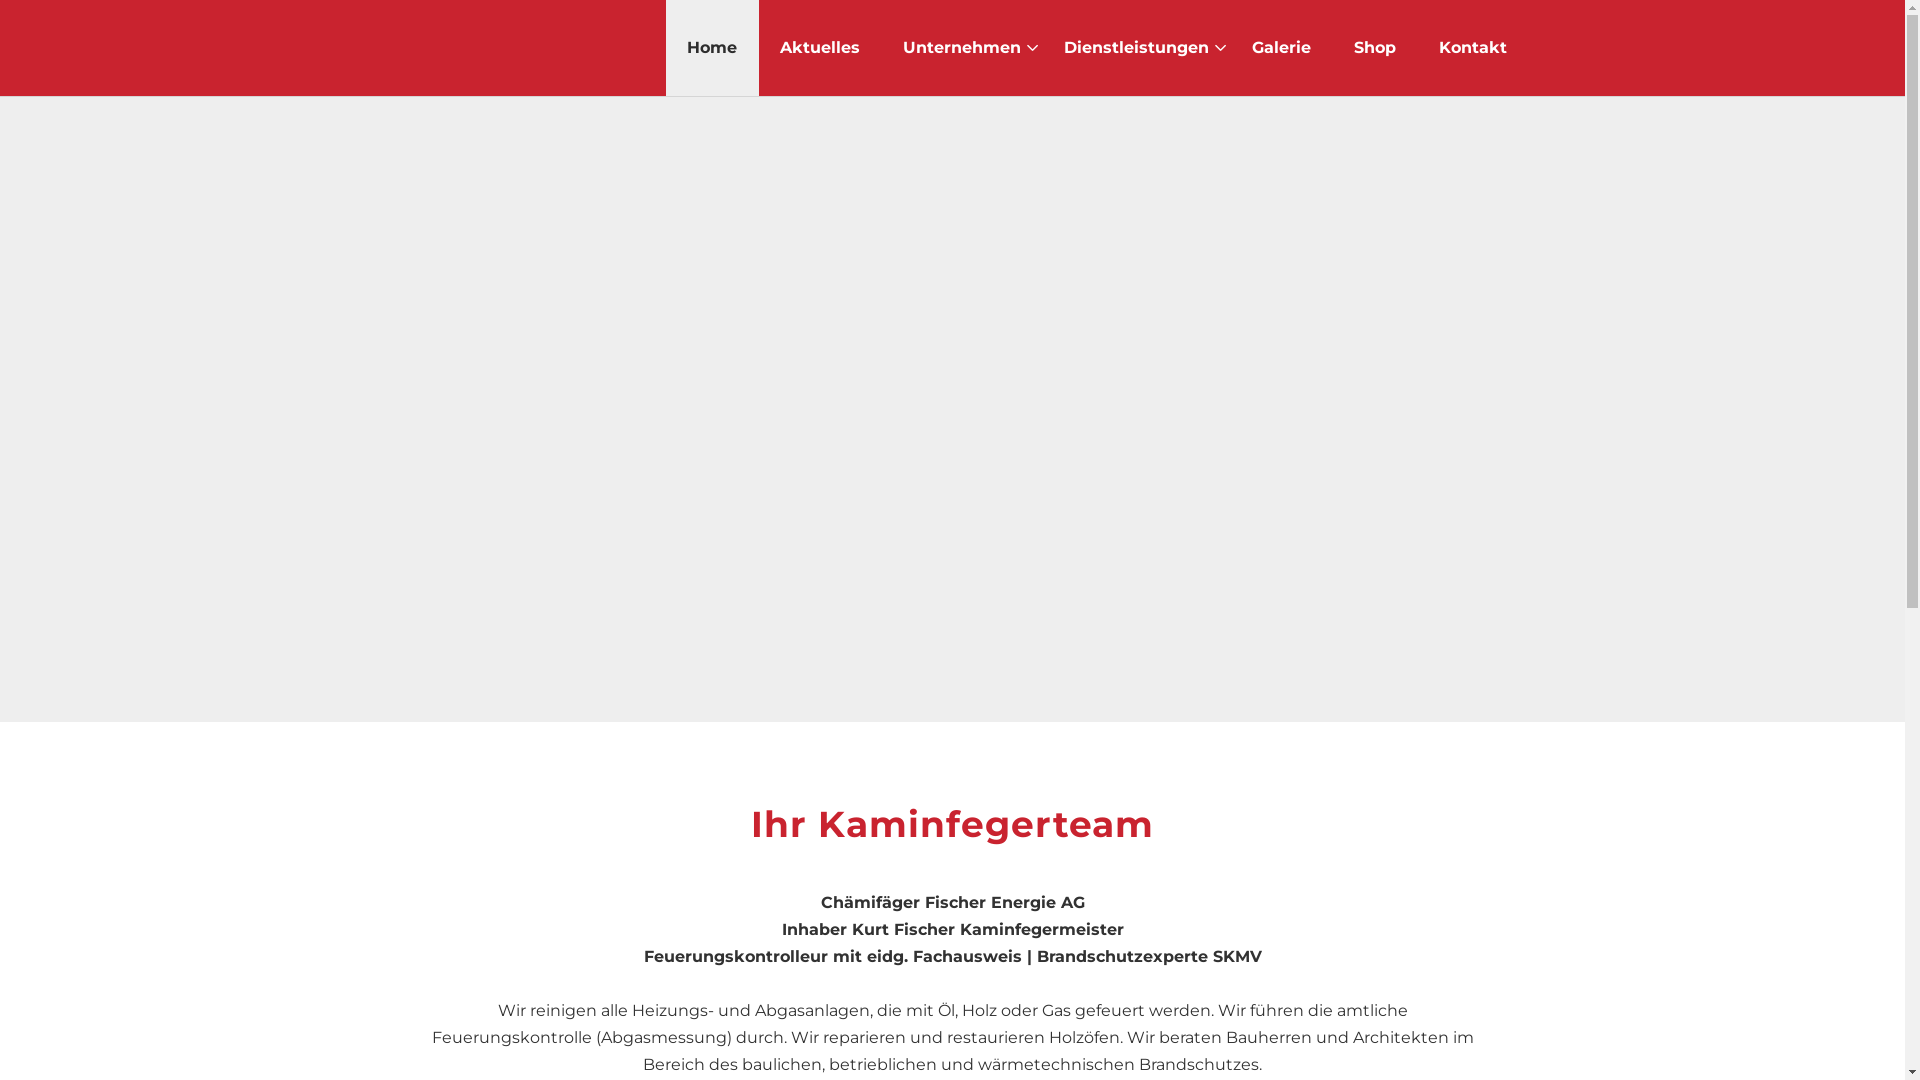 This screenshot has height=1080, width=1920. Describe the element at coordinates (1373, 46) in the screenshot. I see `'Shop'` at that location.